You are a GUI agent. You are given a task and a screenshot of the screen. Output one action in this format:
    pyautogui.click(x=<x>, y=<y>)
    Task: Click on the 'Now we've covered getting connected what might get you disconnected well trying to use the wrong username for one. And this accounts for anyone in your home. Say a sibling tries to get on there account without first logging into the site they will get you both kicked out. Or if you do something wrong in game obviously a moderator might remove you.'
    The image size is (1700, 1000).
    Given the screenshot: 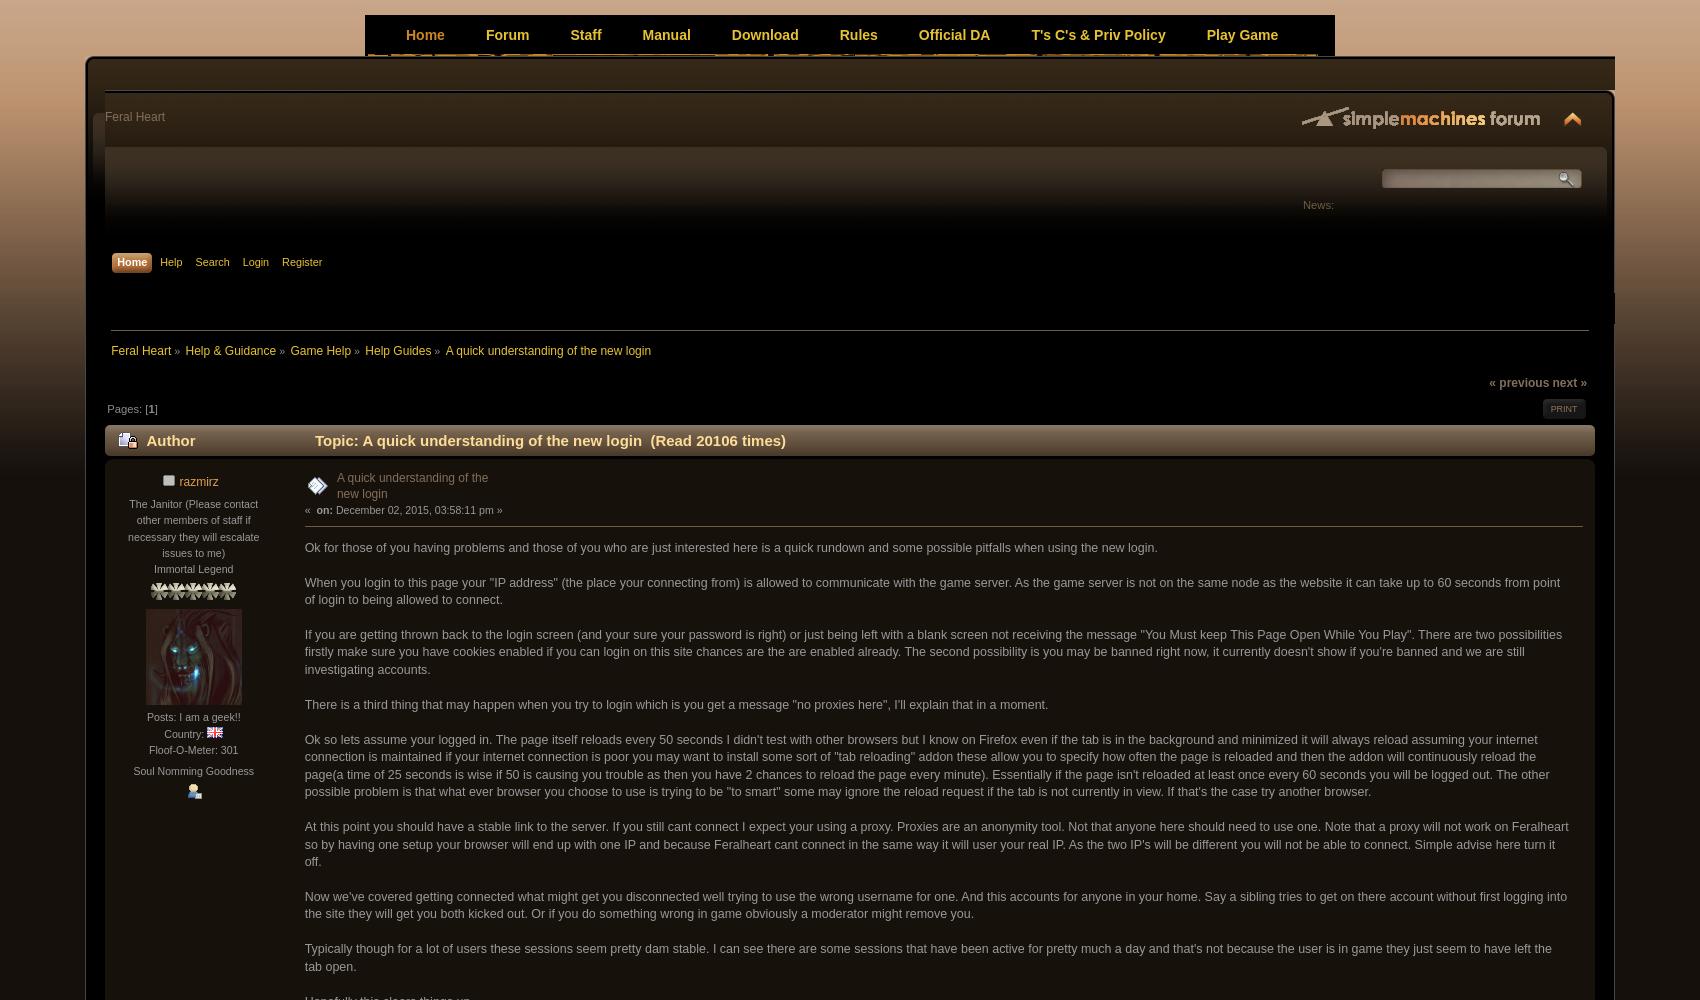 What is the action you would take?
    pyautogui.click(x=303, y=905)
    